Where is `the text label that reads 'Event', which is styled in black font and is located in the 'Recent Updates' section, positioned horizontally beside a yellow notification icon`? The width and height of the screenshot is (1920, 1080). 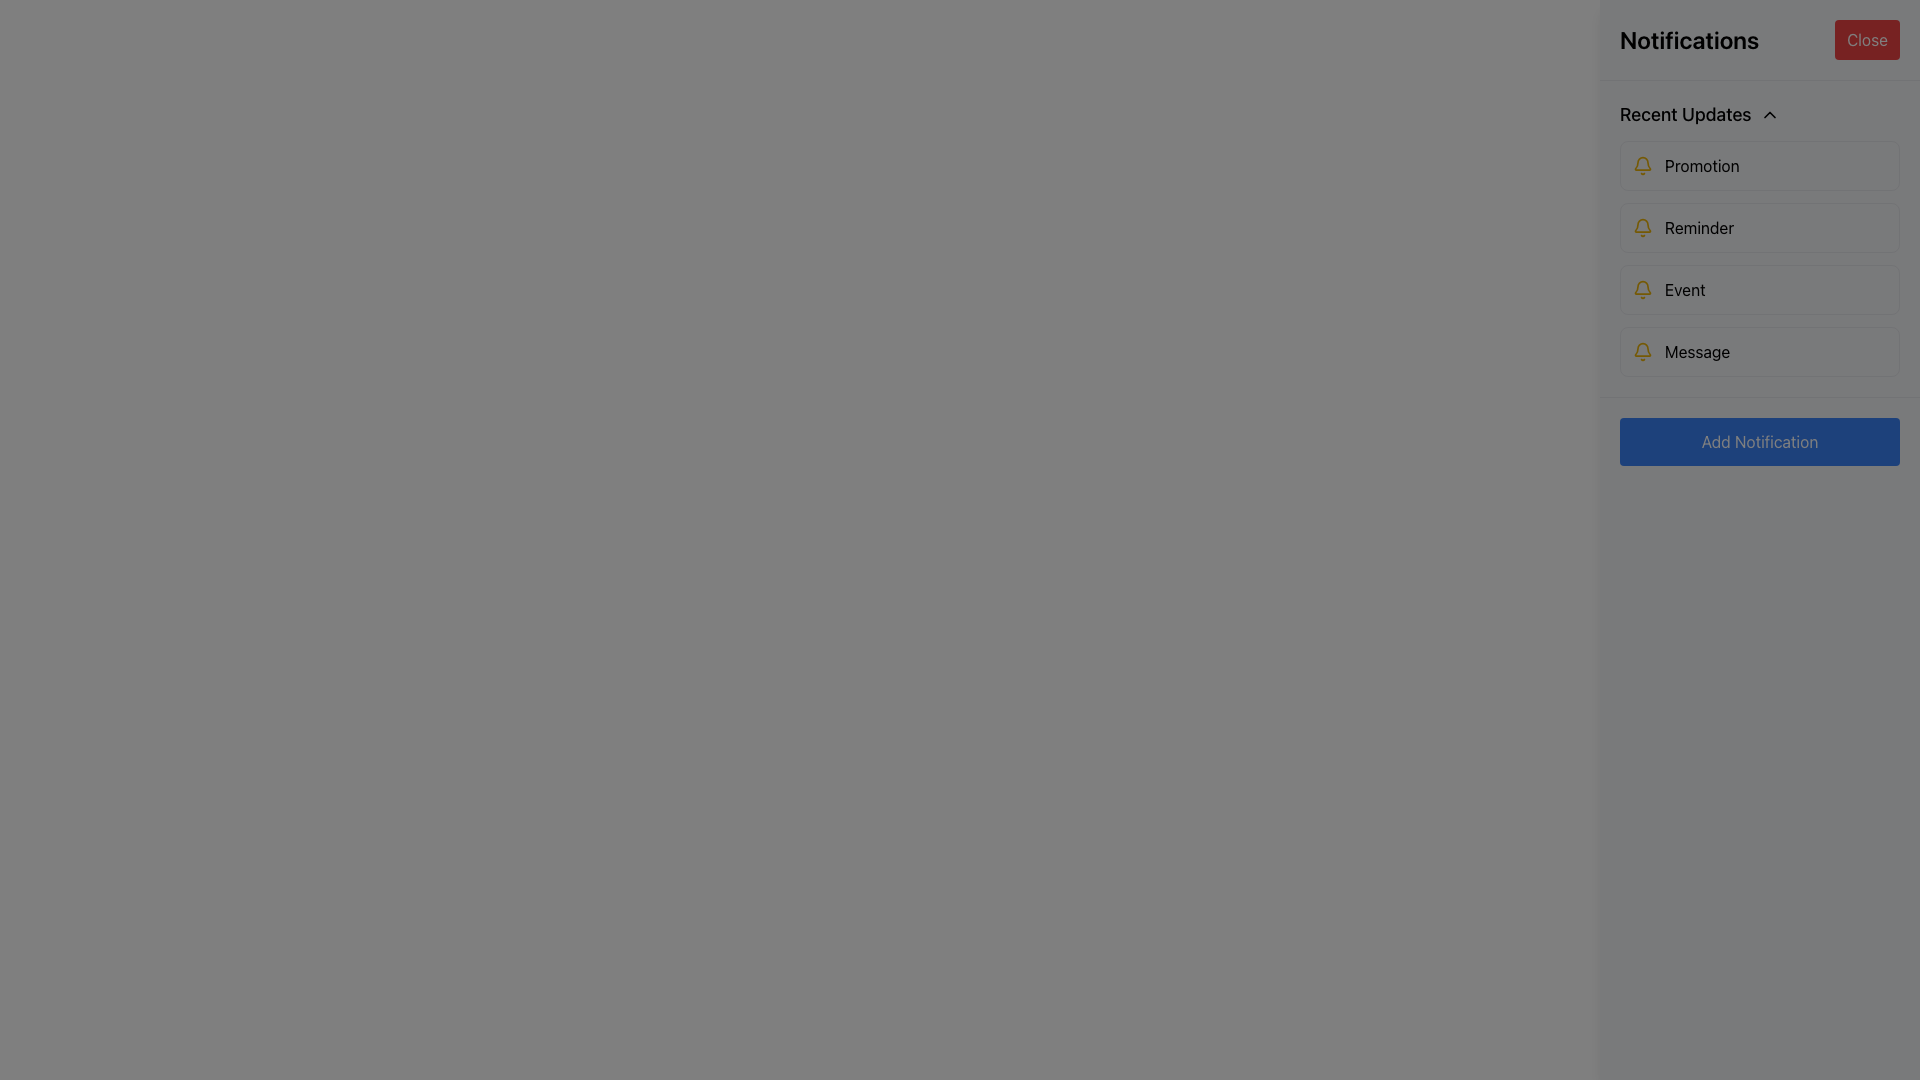 the text label that reads 'Event', which is styled in black font and is located in the 'Recent Updates' section, positioned horizontally beside a yellow notification icon is located at coordinates (1684, 289).